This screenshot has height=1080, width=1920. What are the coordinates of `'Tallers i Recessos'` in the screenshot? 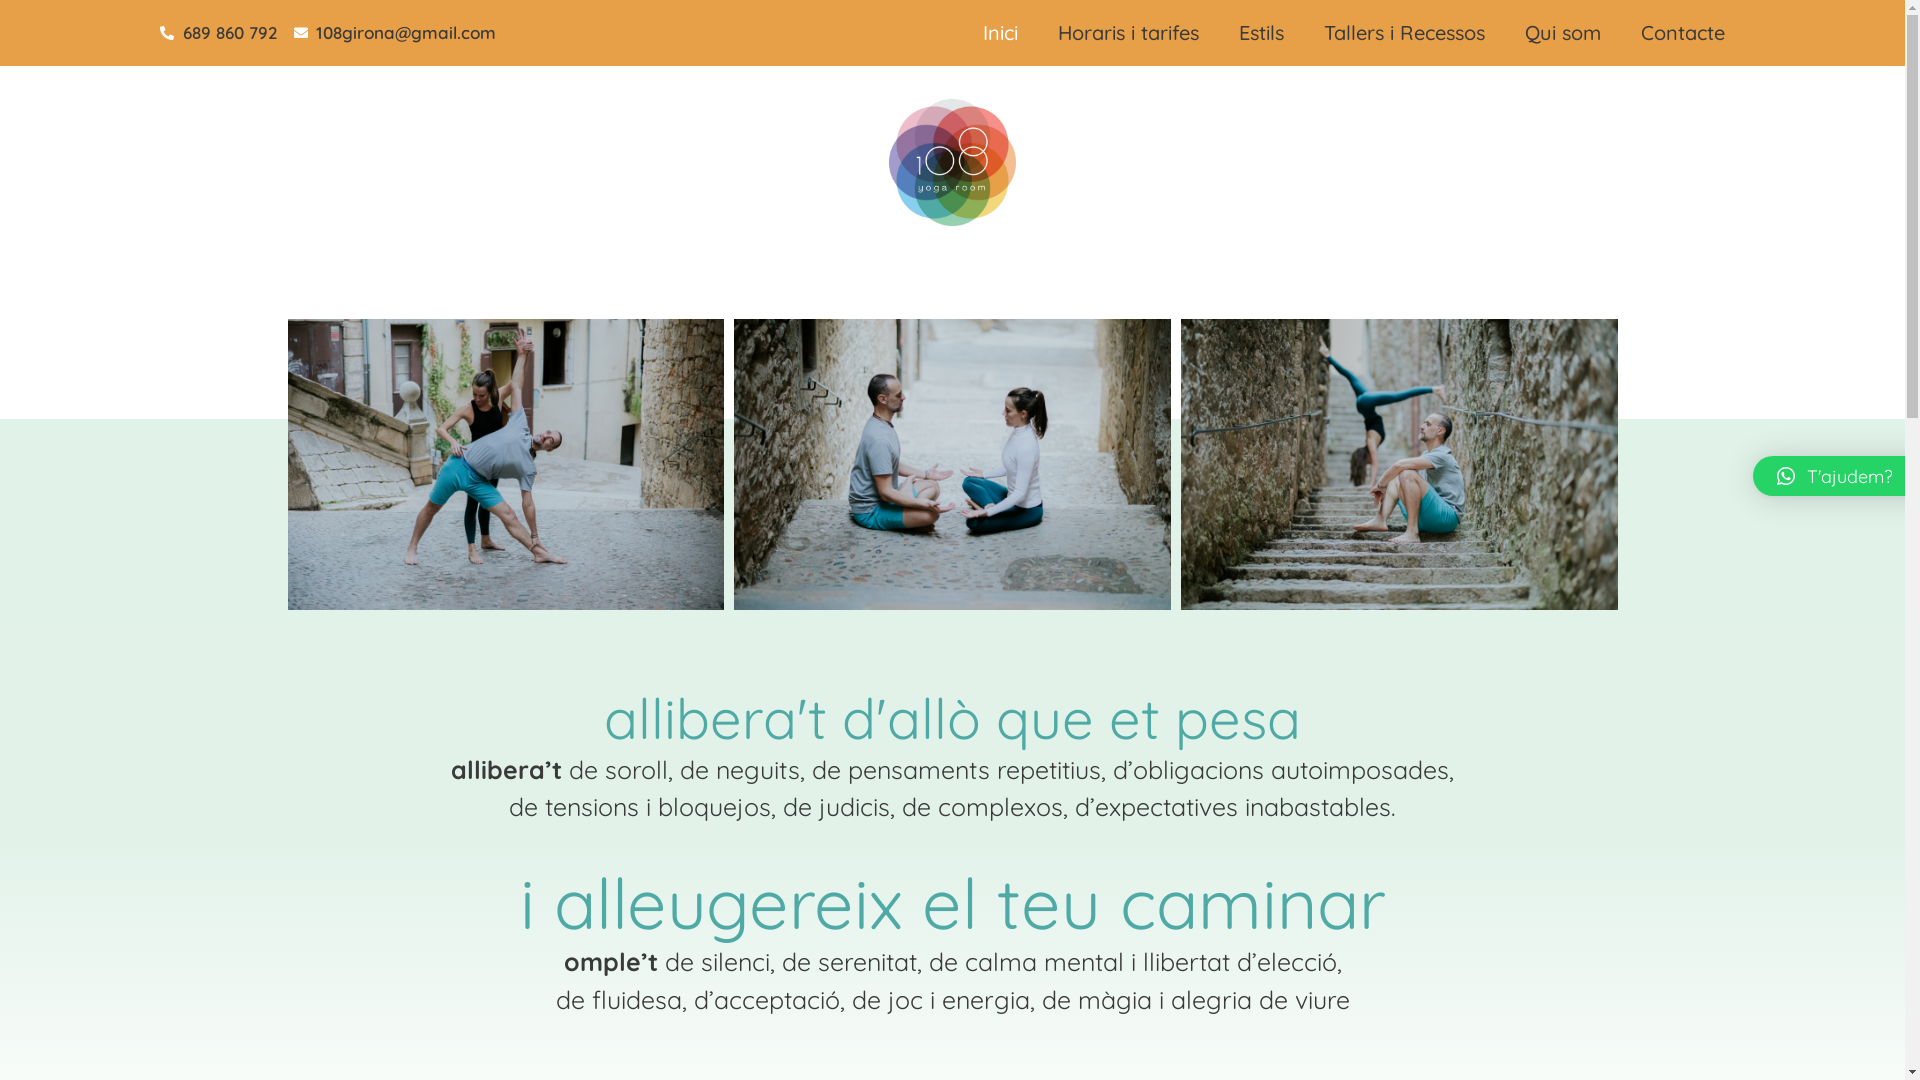 It's located at (1403, 33).